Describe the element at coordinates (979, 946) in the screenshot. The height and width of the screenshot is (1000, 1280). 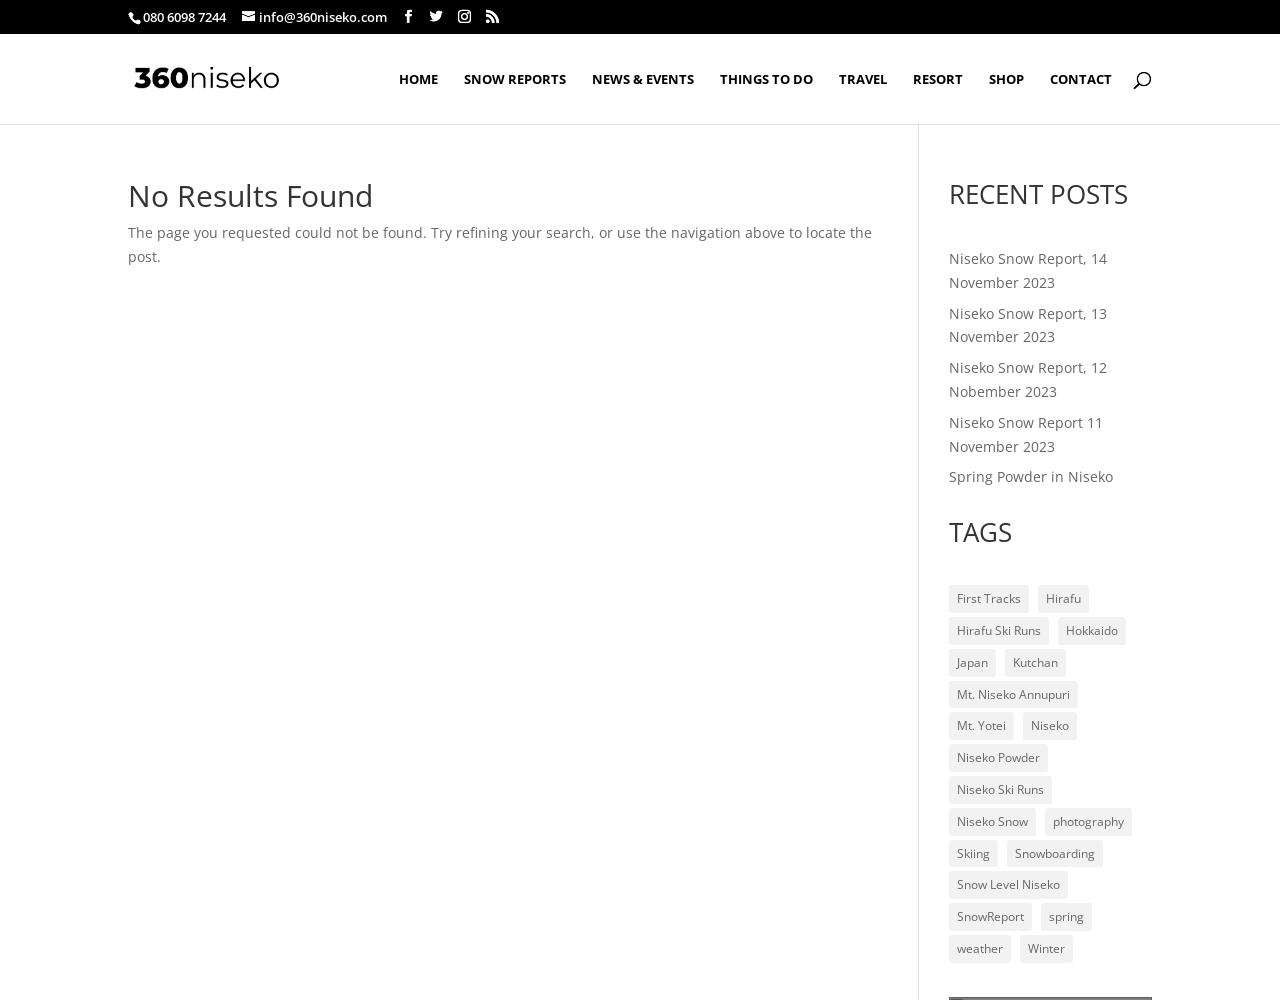
I see `'weather'` at that location.